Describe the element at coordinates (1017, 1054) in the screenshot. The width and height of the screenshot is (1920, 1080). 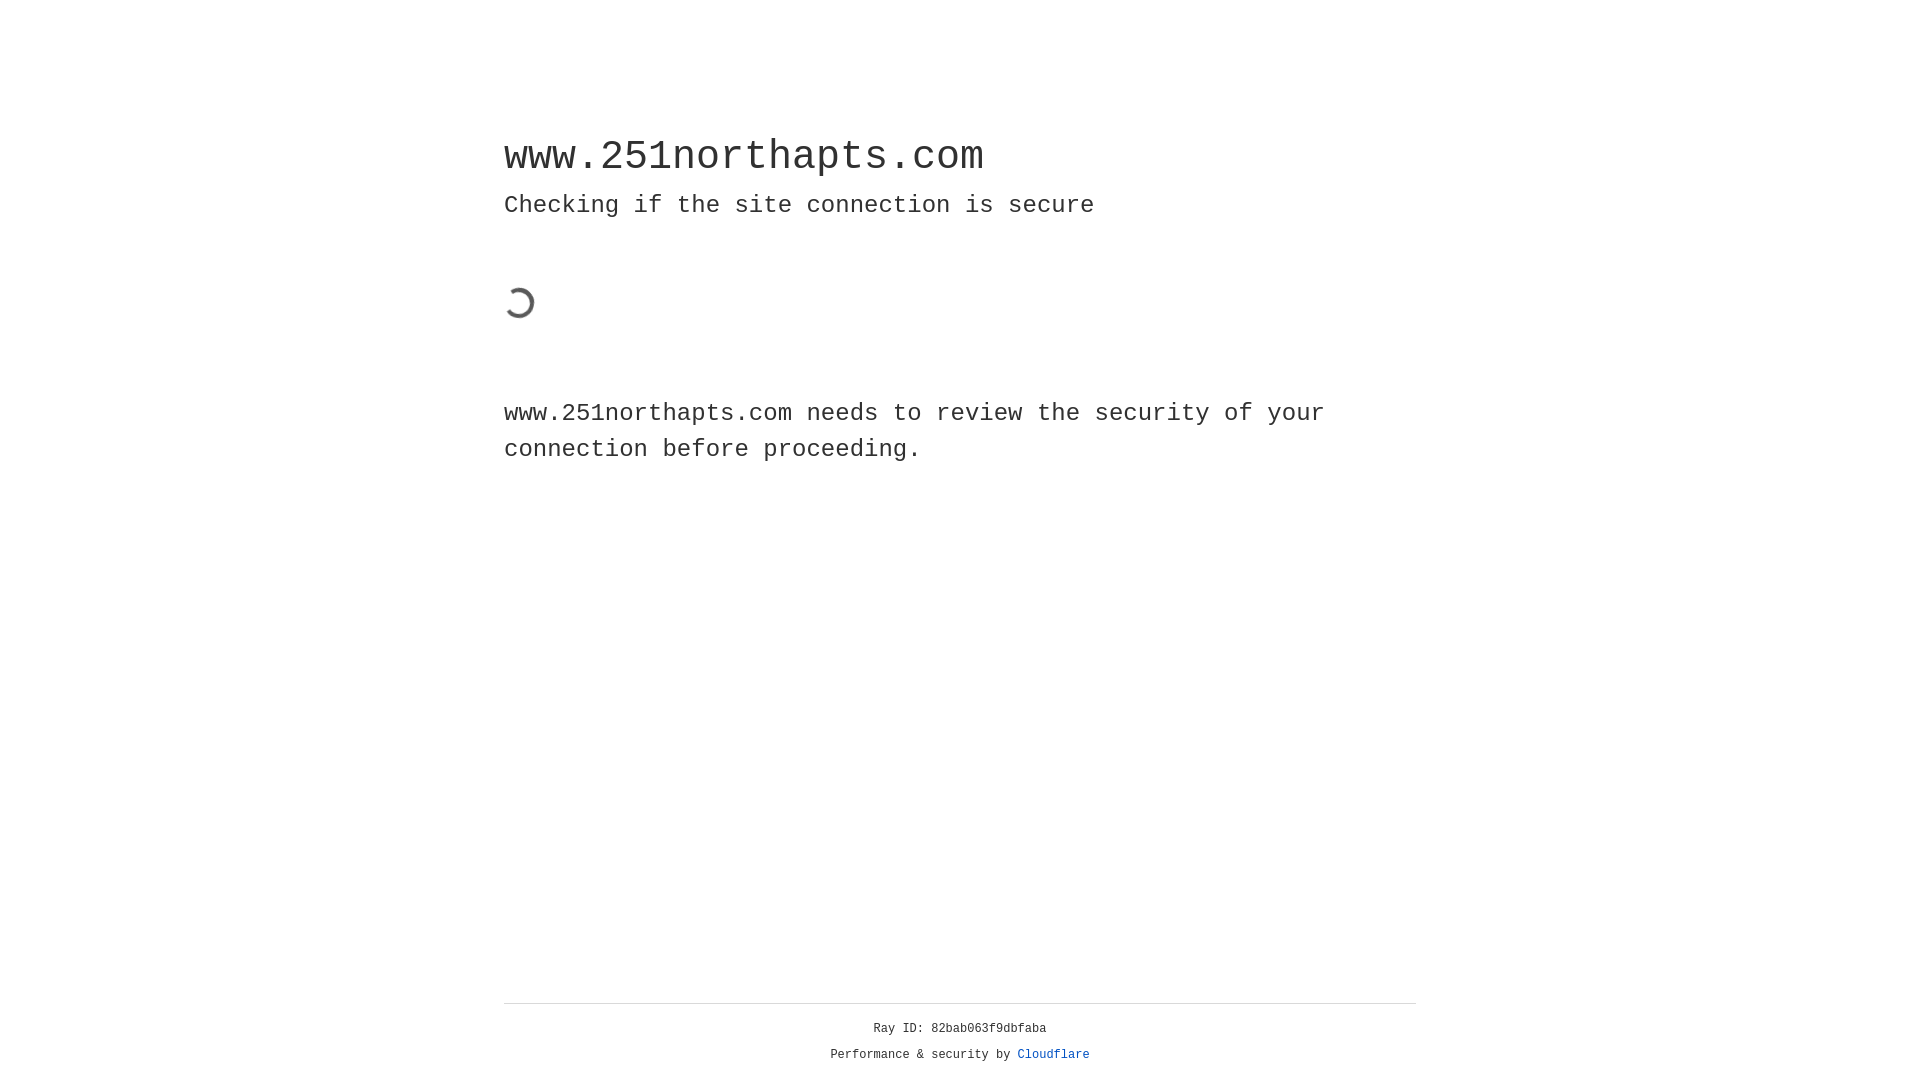
I see `'Cloudflare'` at that location.